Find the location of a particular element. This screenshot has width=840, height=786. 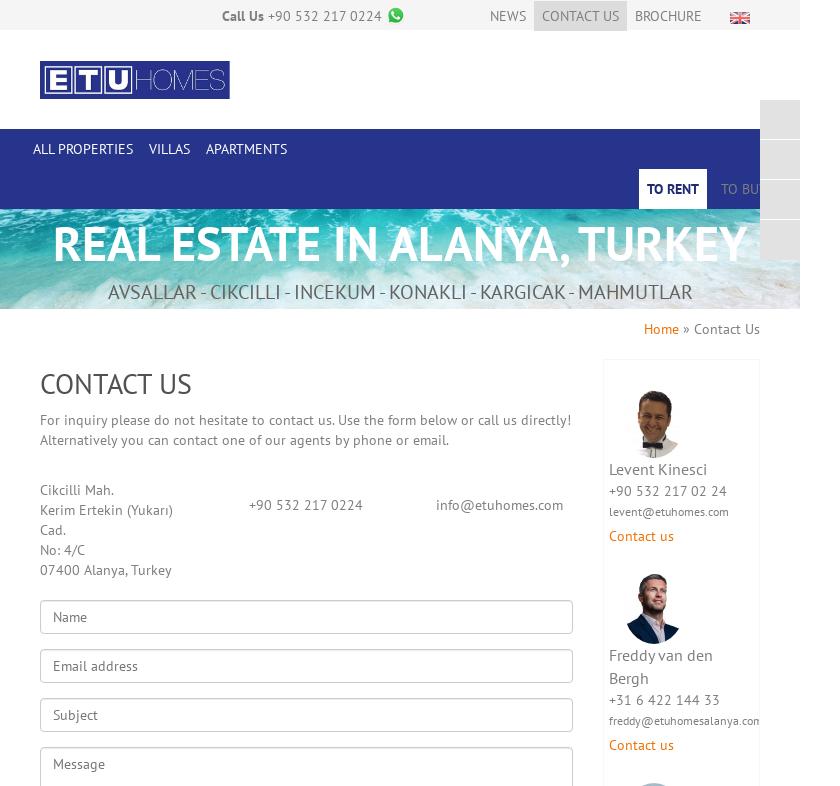

'+31 6 422 144 33' is located at coordinates (663, 698).